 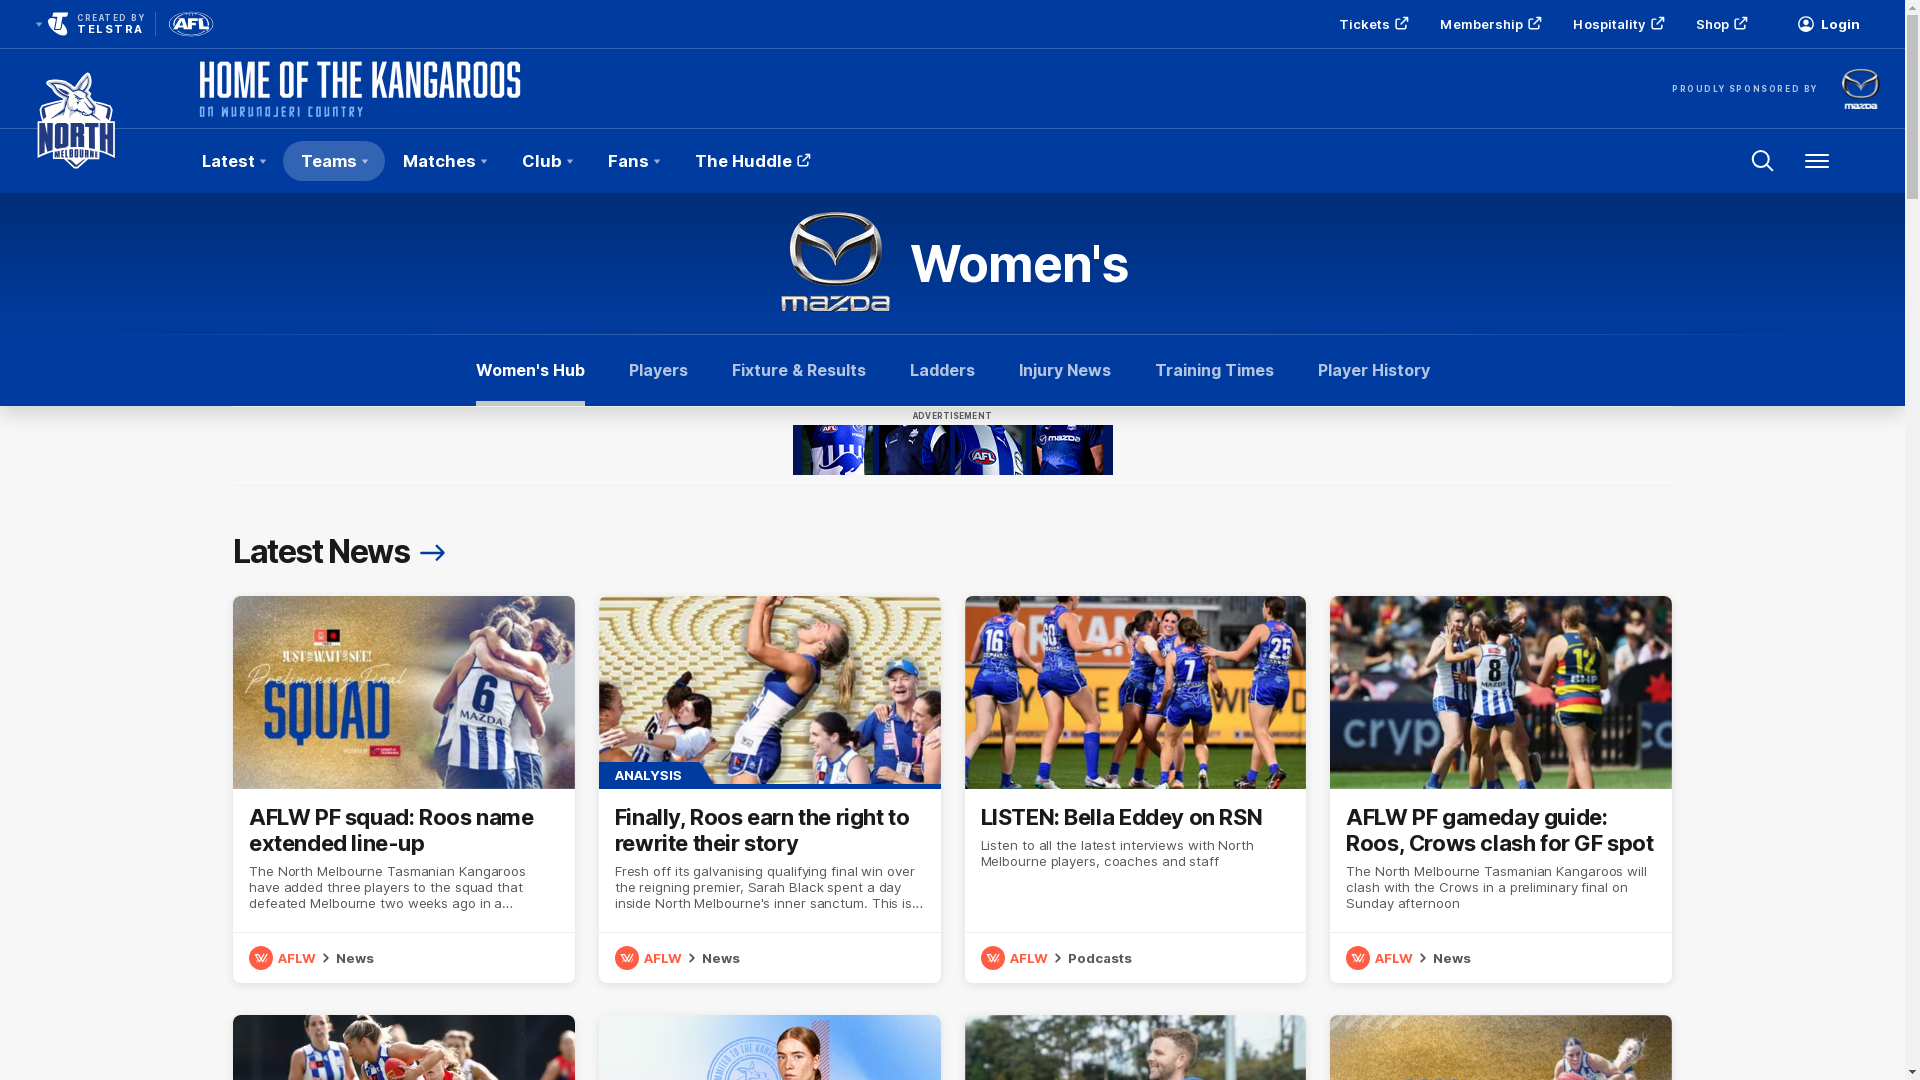 What do you see at coordinates (1098, 956) in the screenshot?
I see `'Podcasts'` at bounding box center [1098, 956].